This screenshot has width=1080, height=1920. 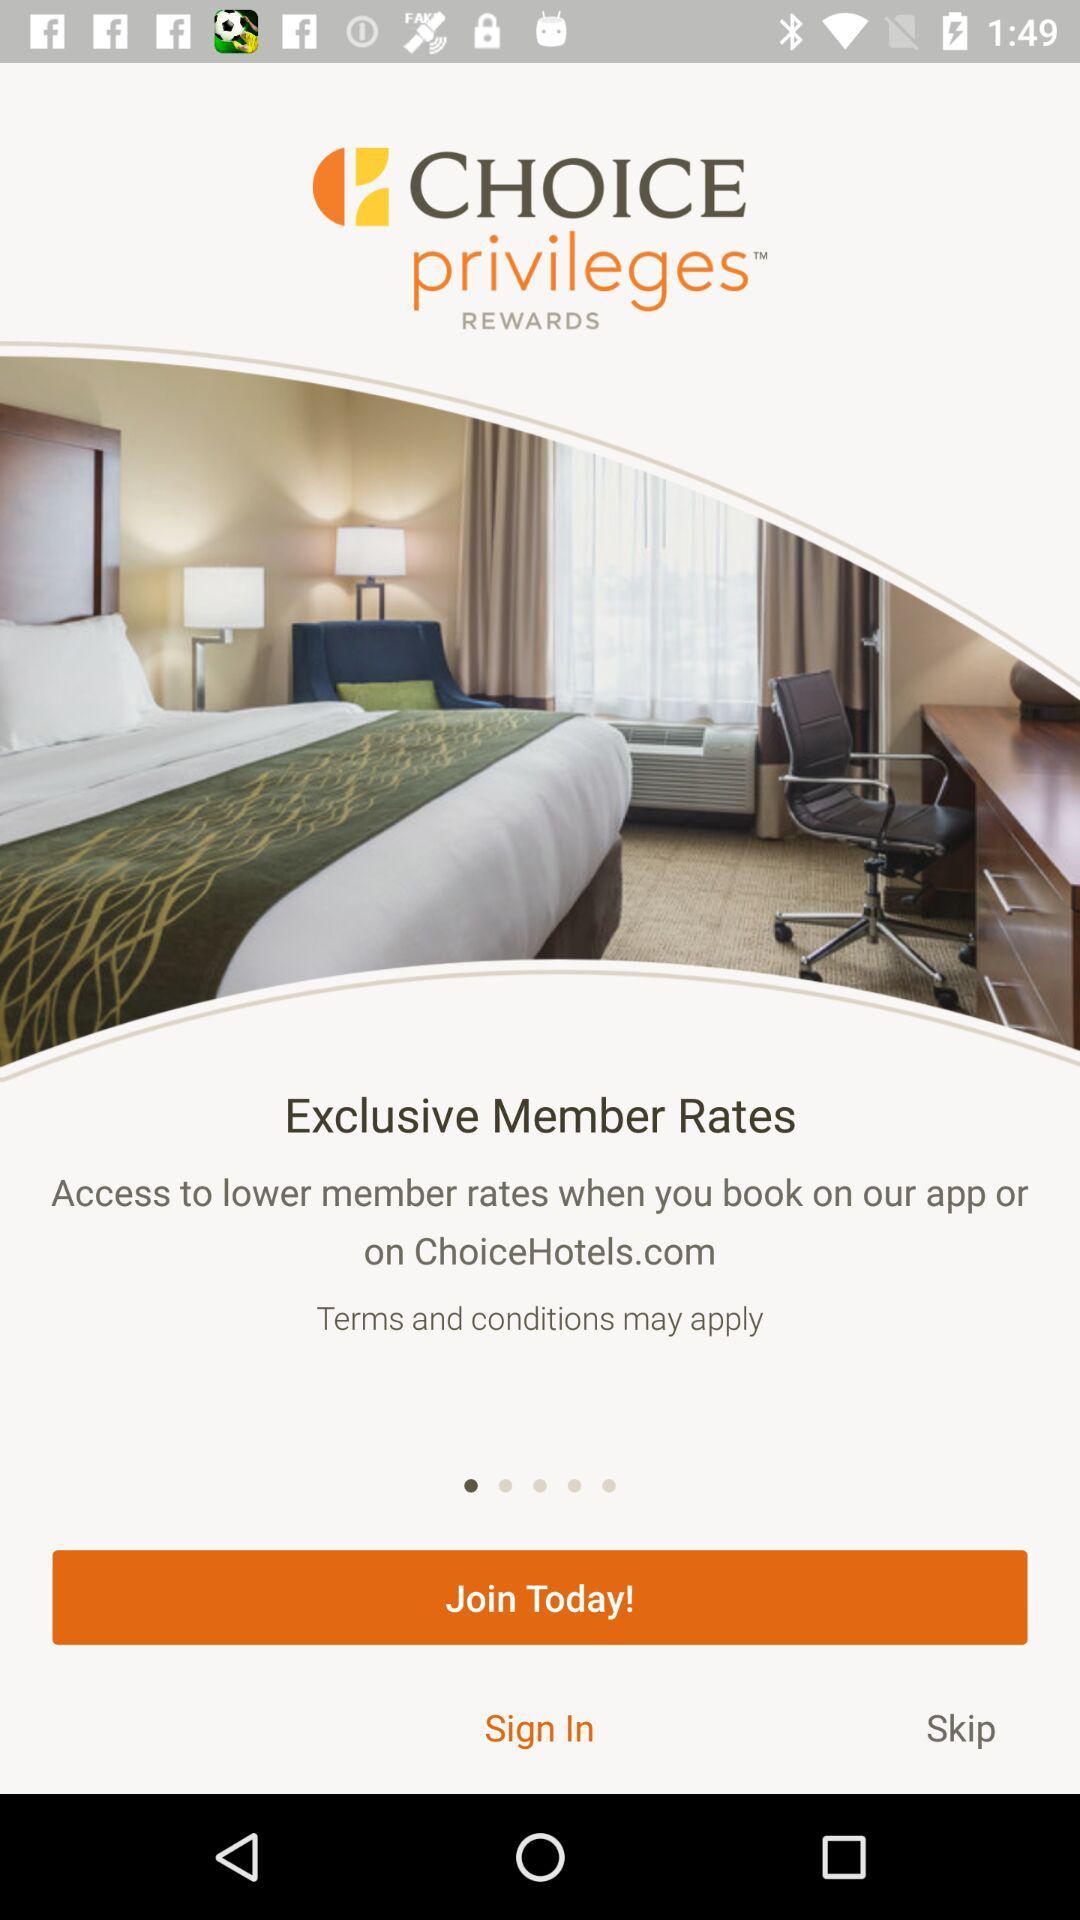 I want to click on the join today! item, so click(x=540, y=1596).